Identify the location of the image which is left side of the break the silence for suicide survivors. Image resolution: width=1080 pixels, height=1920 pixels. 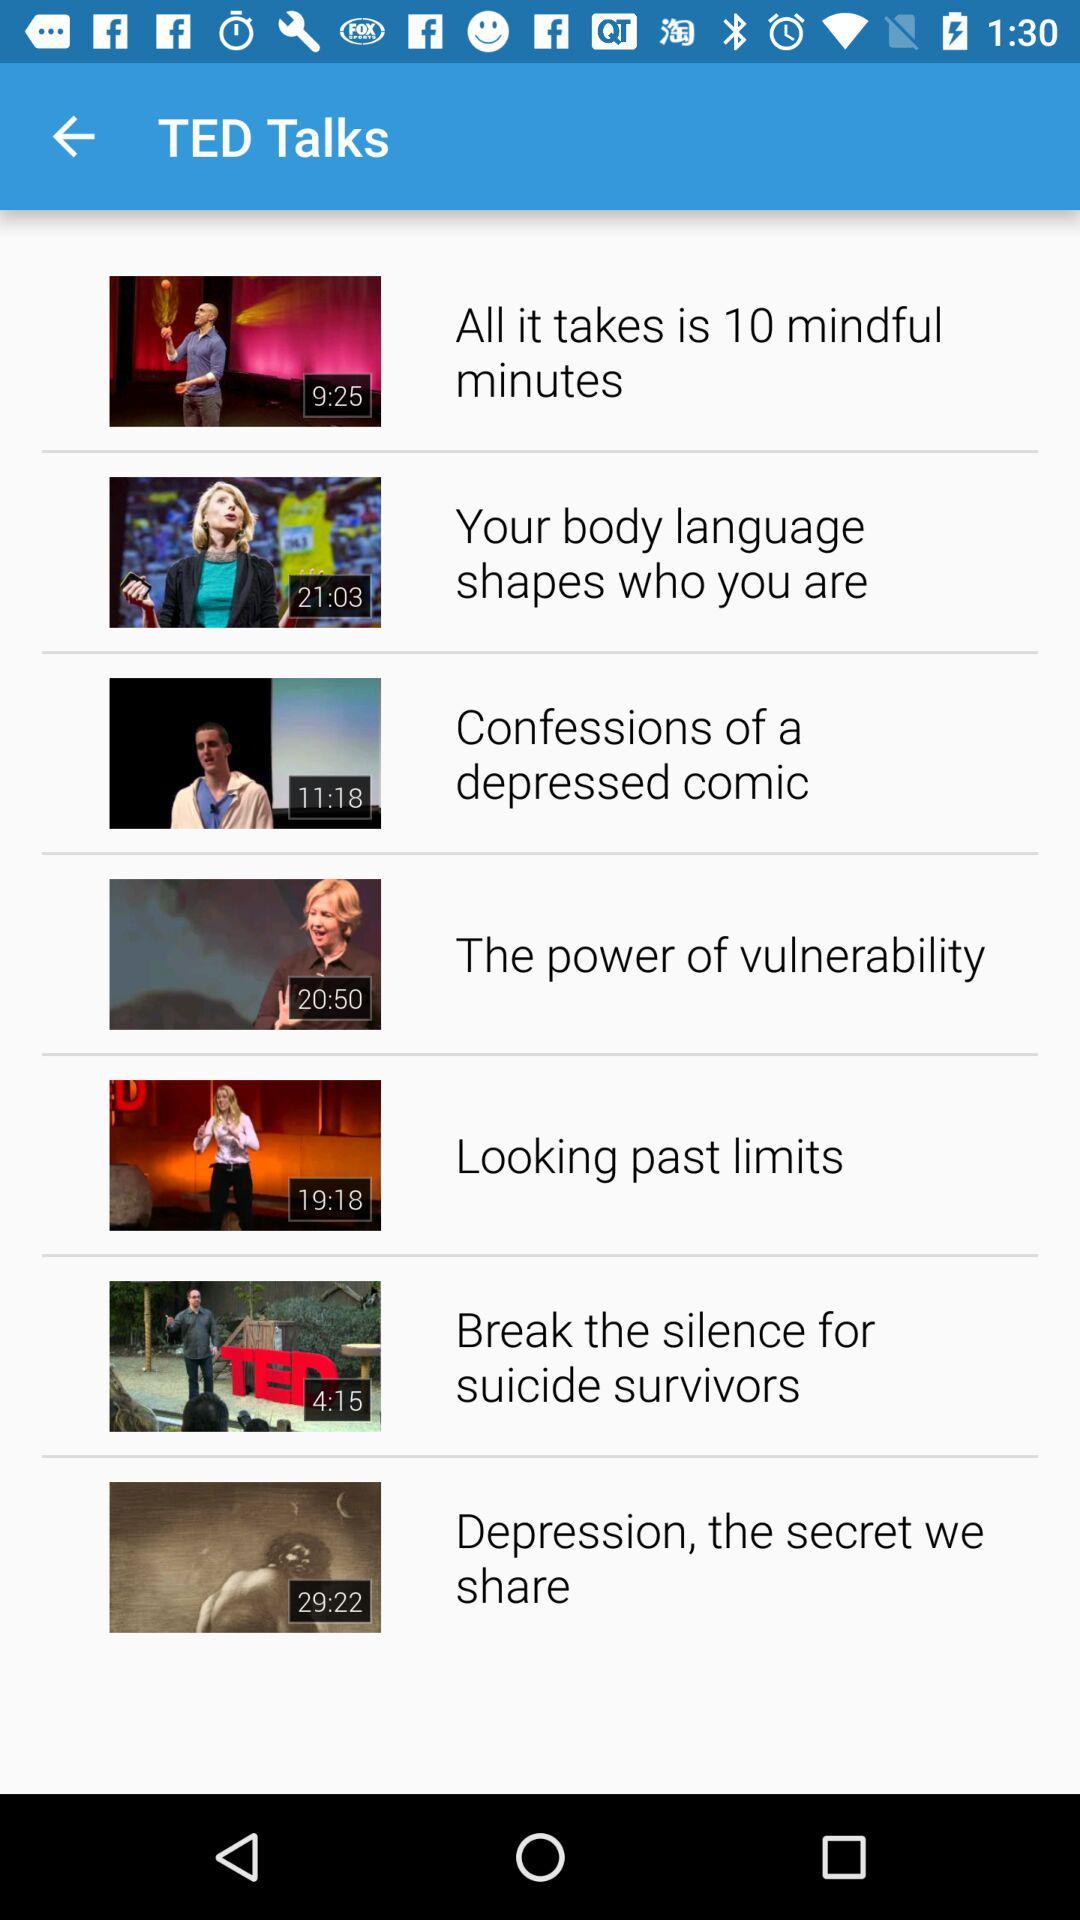
(244, 1356).